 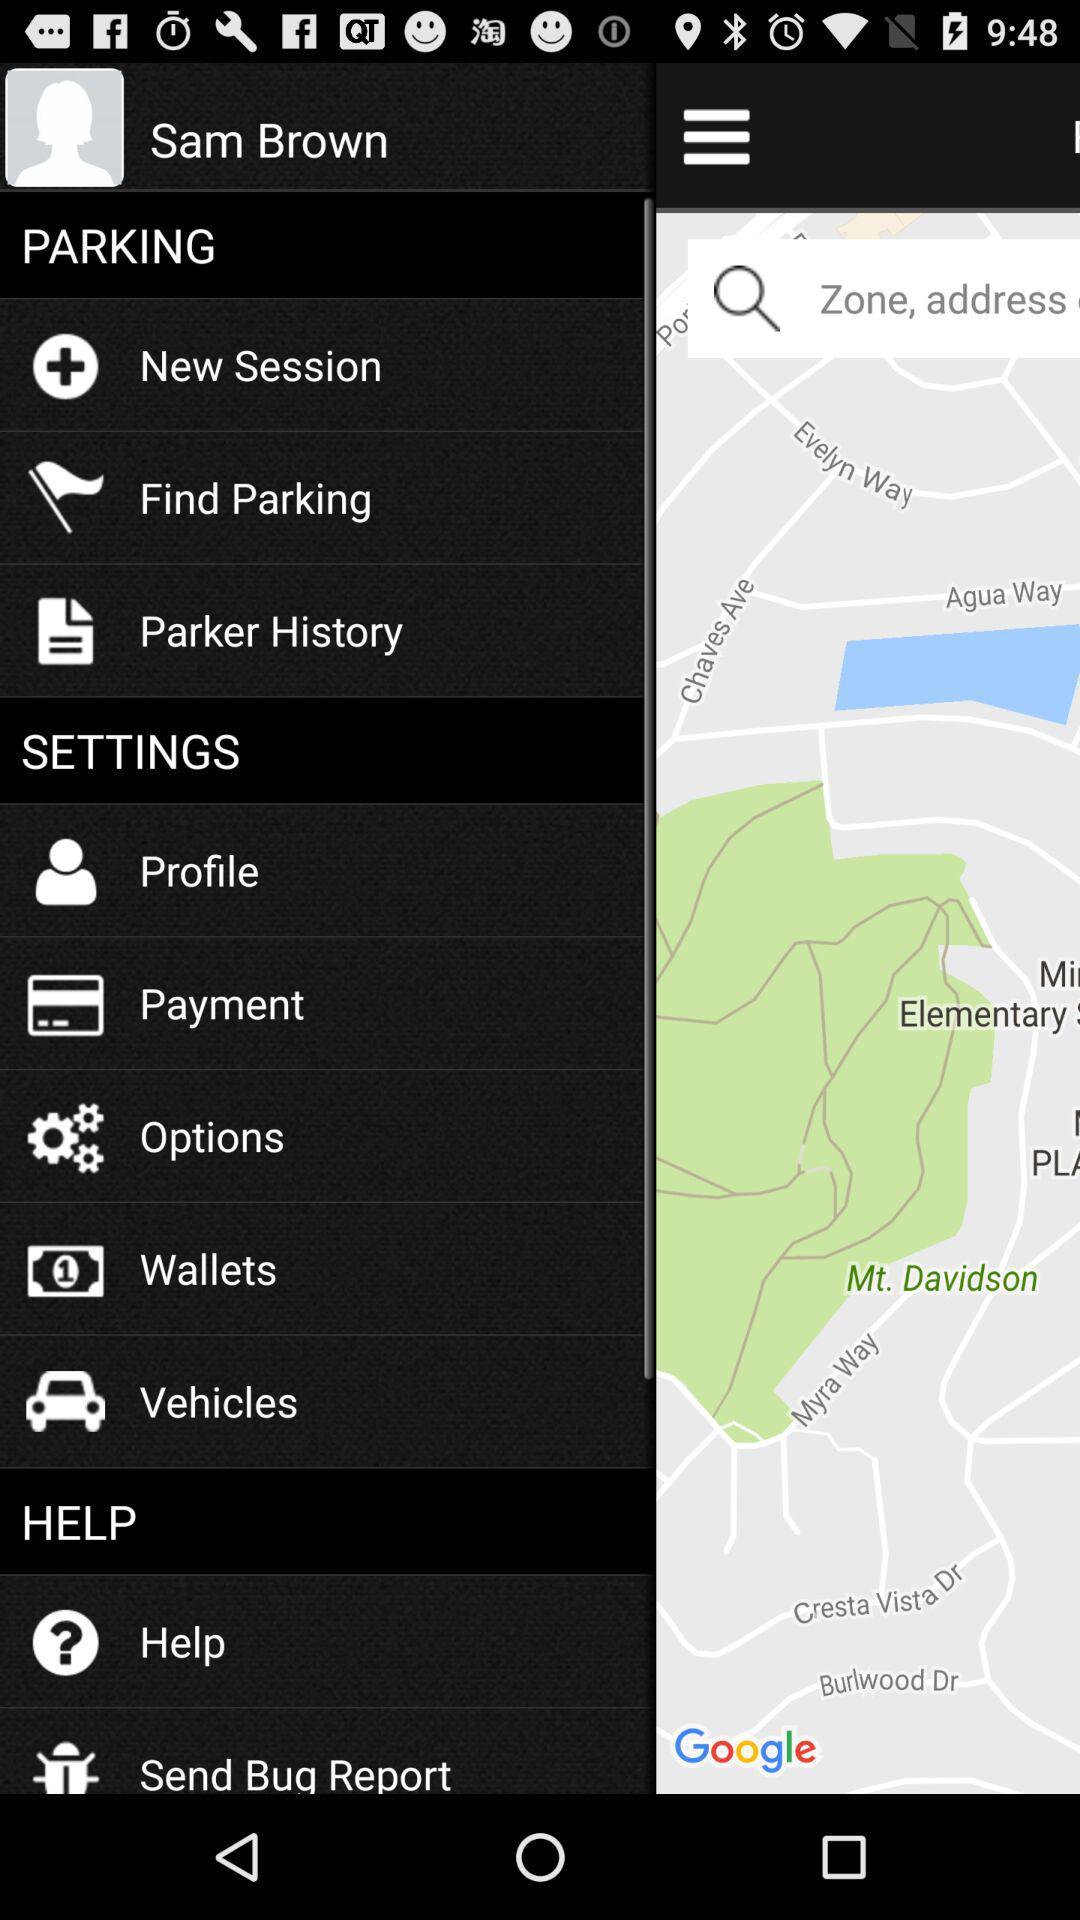 What do you see at coordinates (64, 1267) in the screenshot?
I see `wallets icon` at bounding box center [64, 1267].